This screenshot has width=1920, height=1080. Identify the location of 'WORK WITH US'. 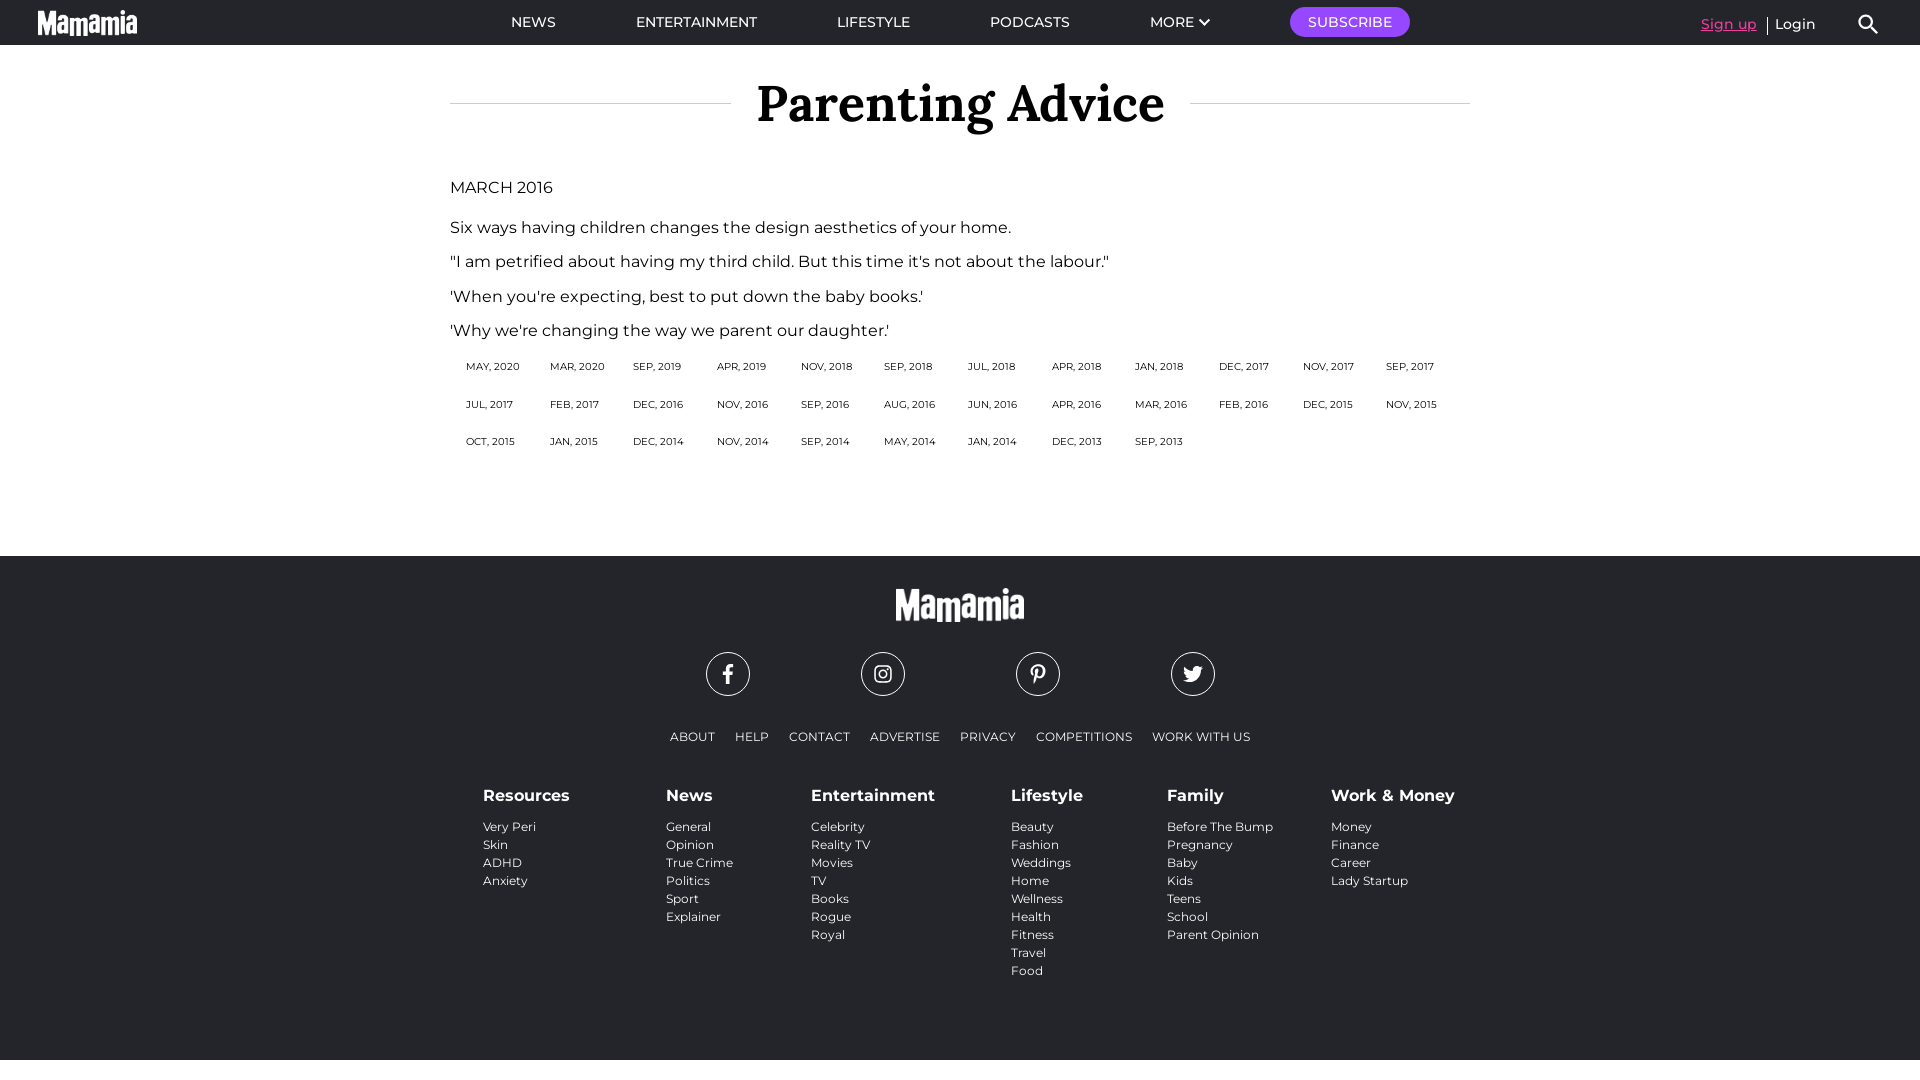
(1200, 736).